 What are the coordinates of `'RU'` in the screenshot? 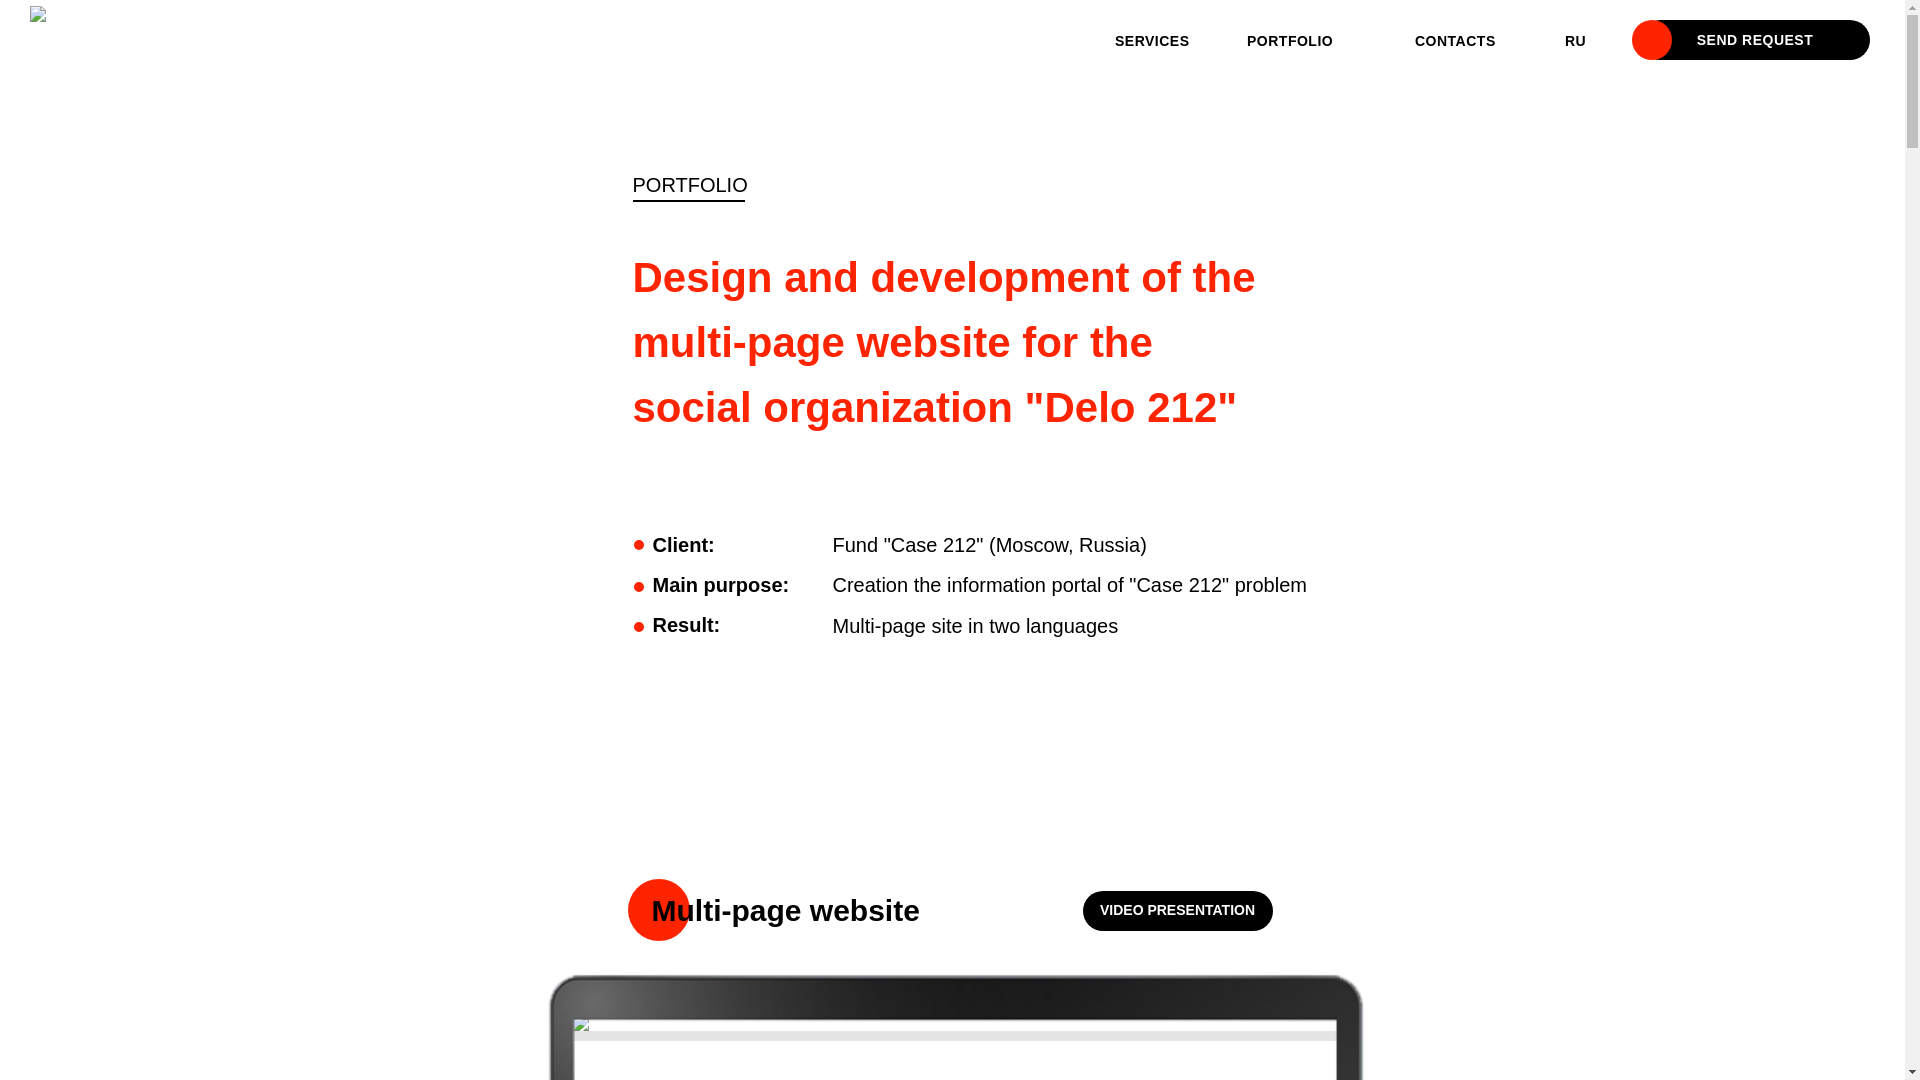 It's located at (1574, 41).